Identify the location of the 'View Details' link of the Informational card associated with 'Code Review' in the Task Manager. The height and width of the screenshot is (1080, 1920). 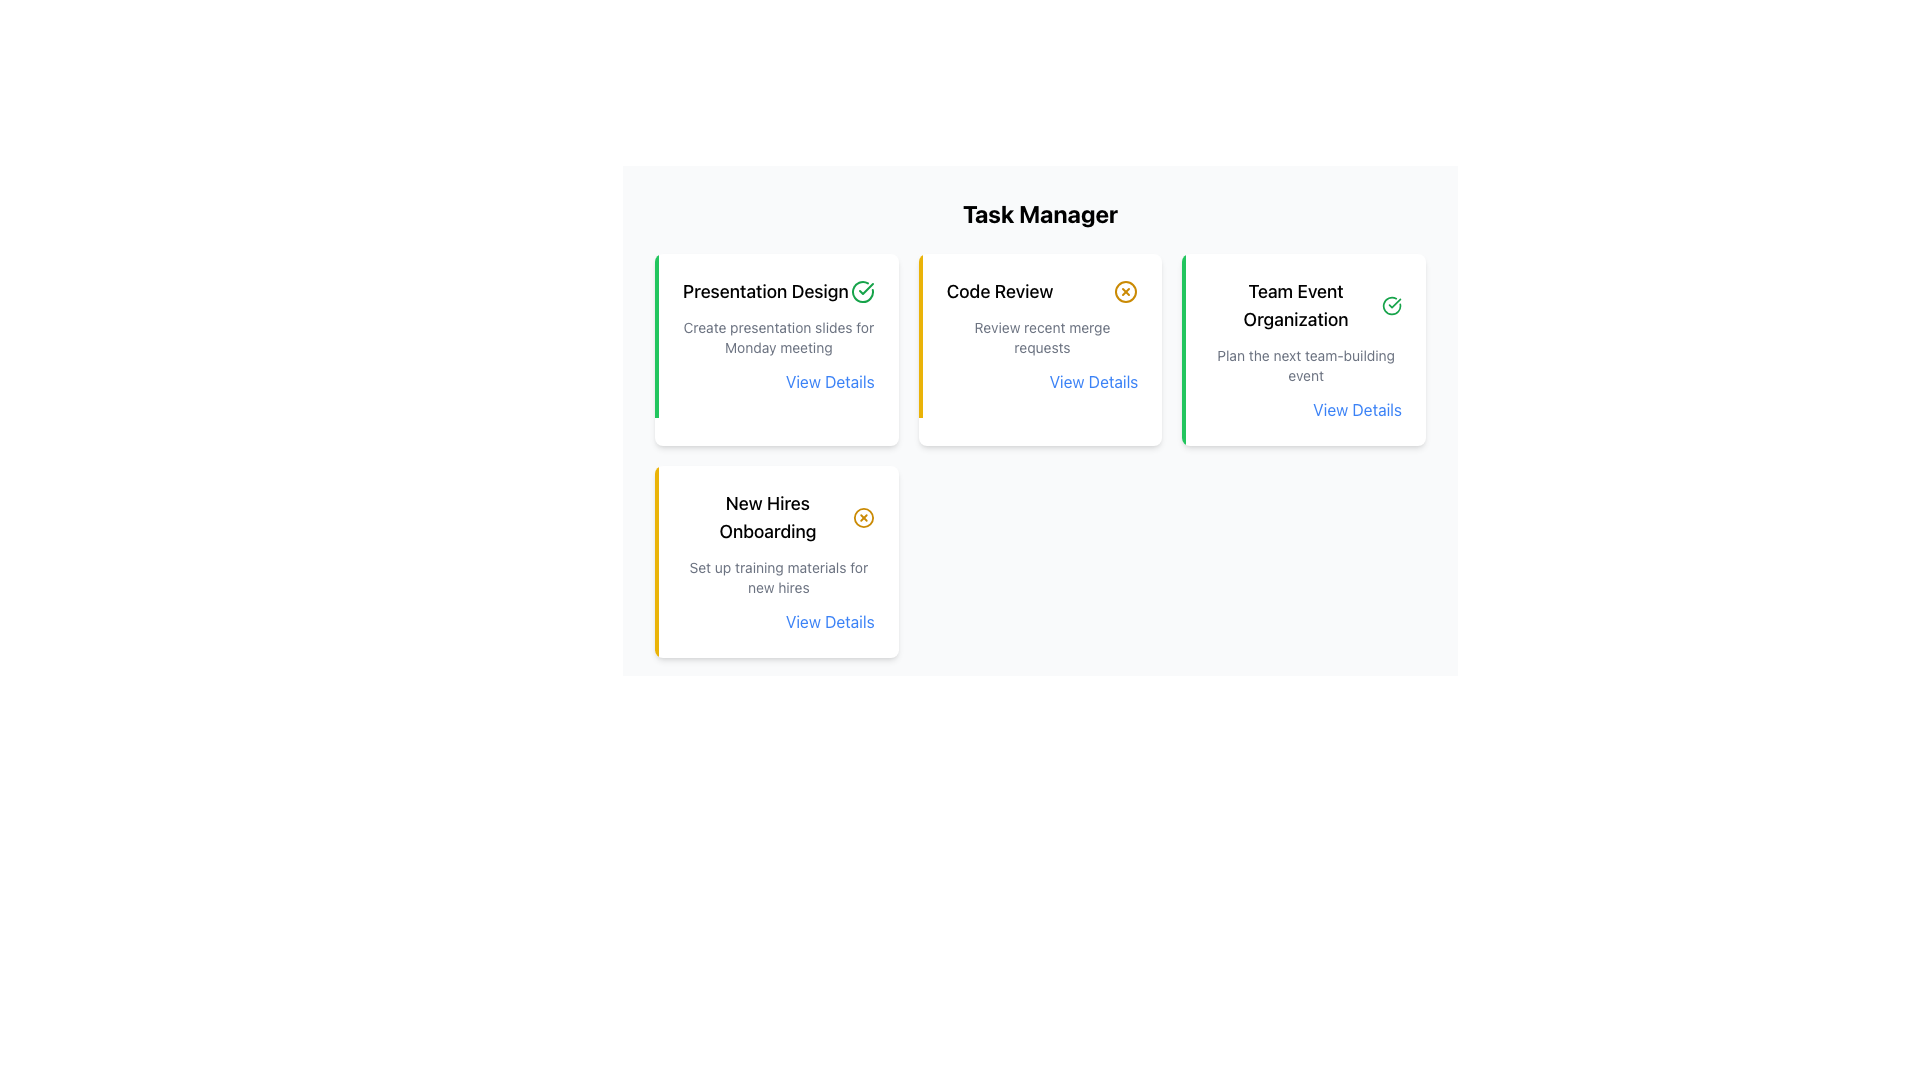
(1040, 349).